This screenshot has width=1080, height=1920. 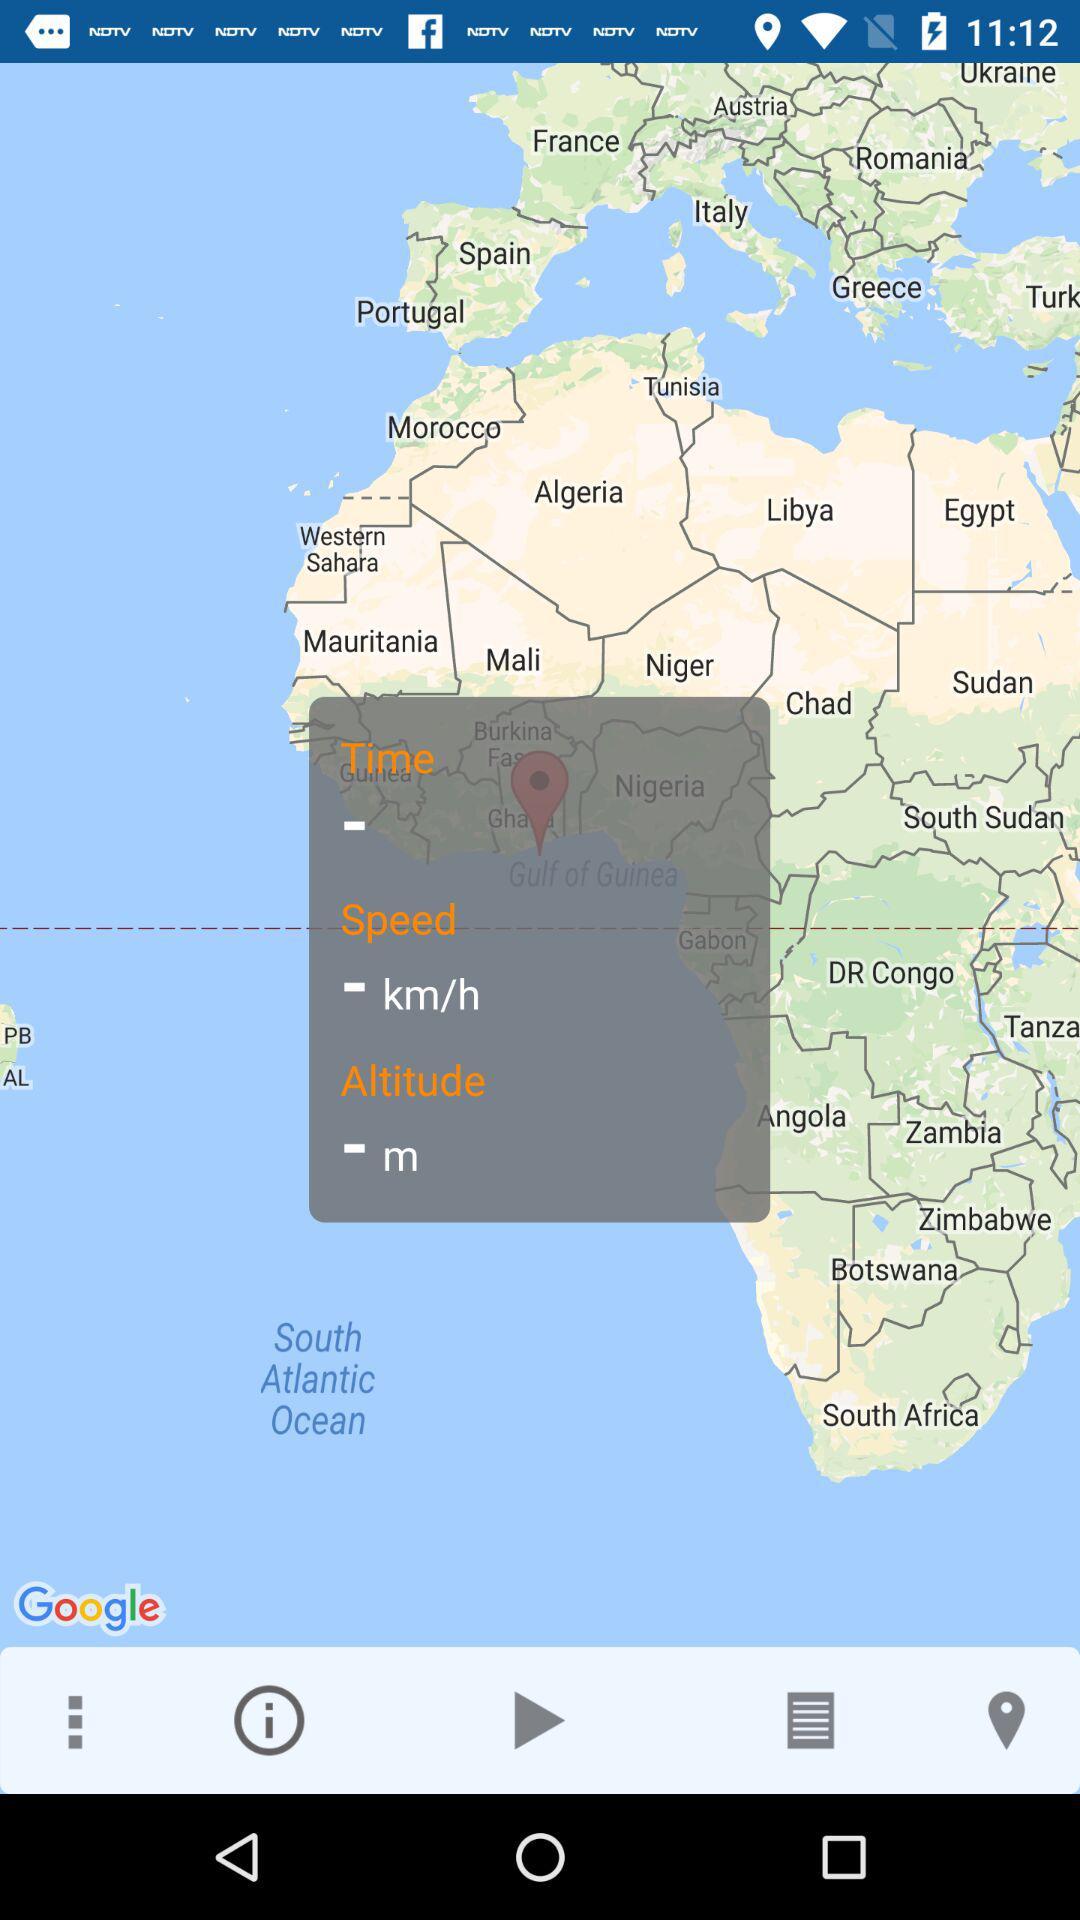 I want to click on the location icon, so click(x=1006, y=1719).